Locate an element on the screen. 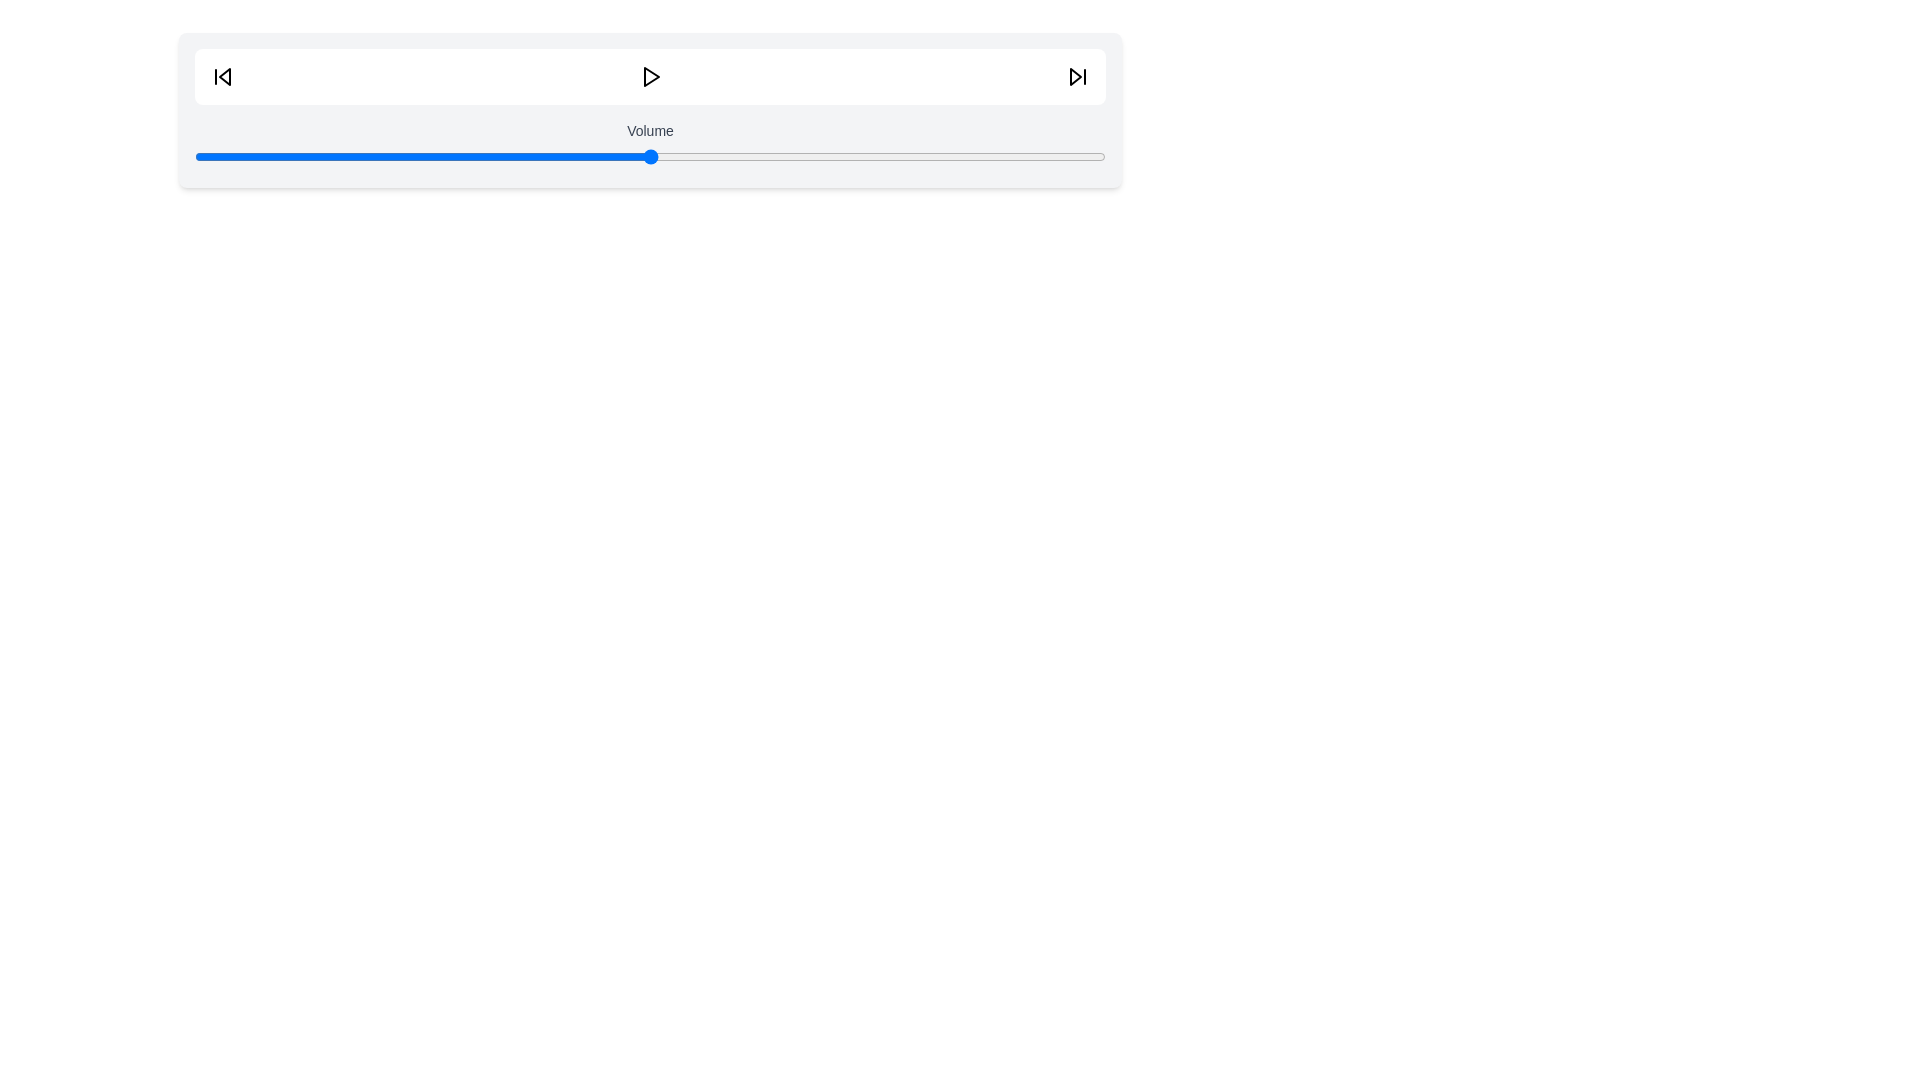  the volume level is located at coordinates (430, 156).